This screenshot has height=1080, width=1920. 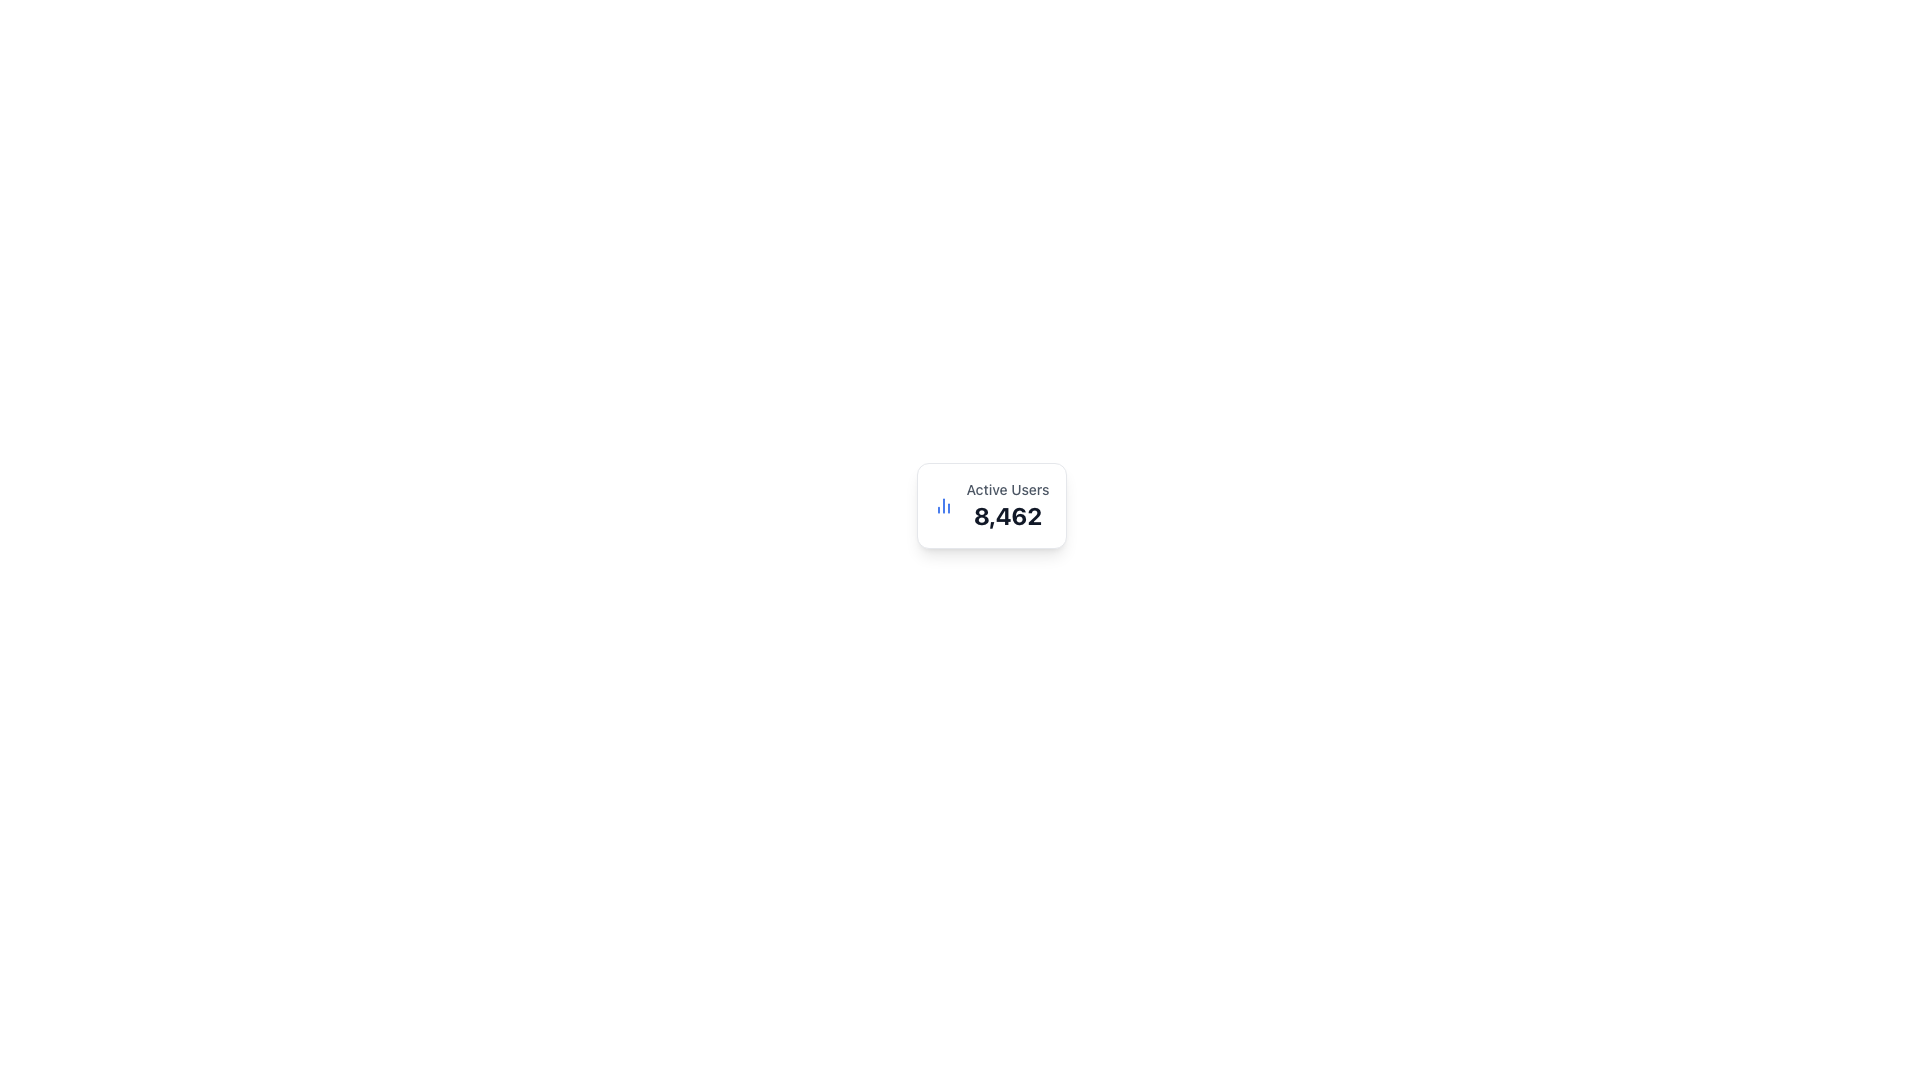 What do you see at coordinates (943, 504) in the screenshot?
I see `the blue bar chart icon representing 'Active Users'` at bounding box center [943, 504].